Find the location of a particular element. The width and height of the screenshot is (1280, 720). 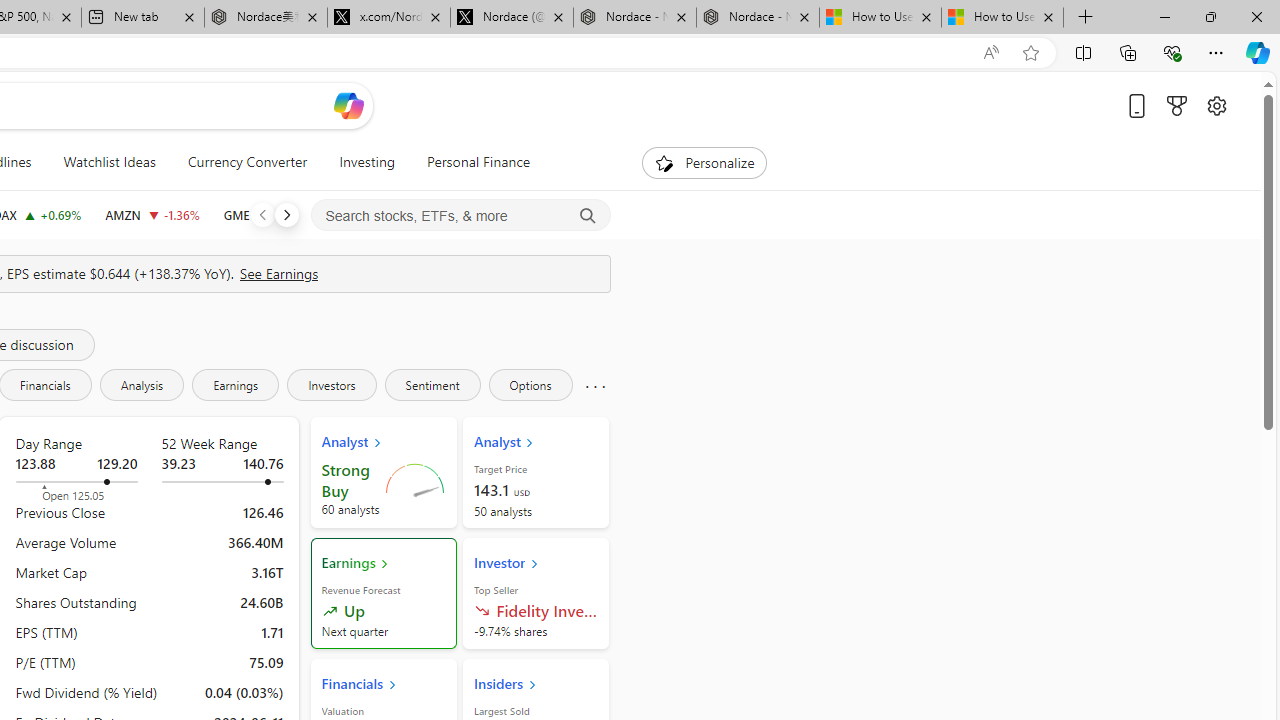

'Nordace (@NordaceOfficial) / X' is located at coordinates (512, 17).